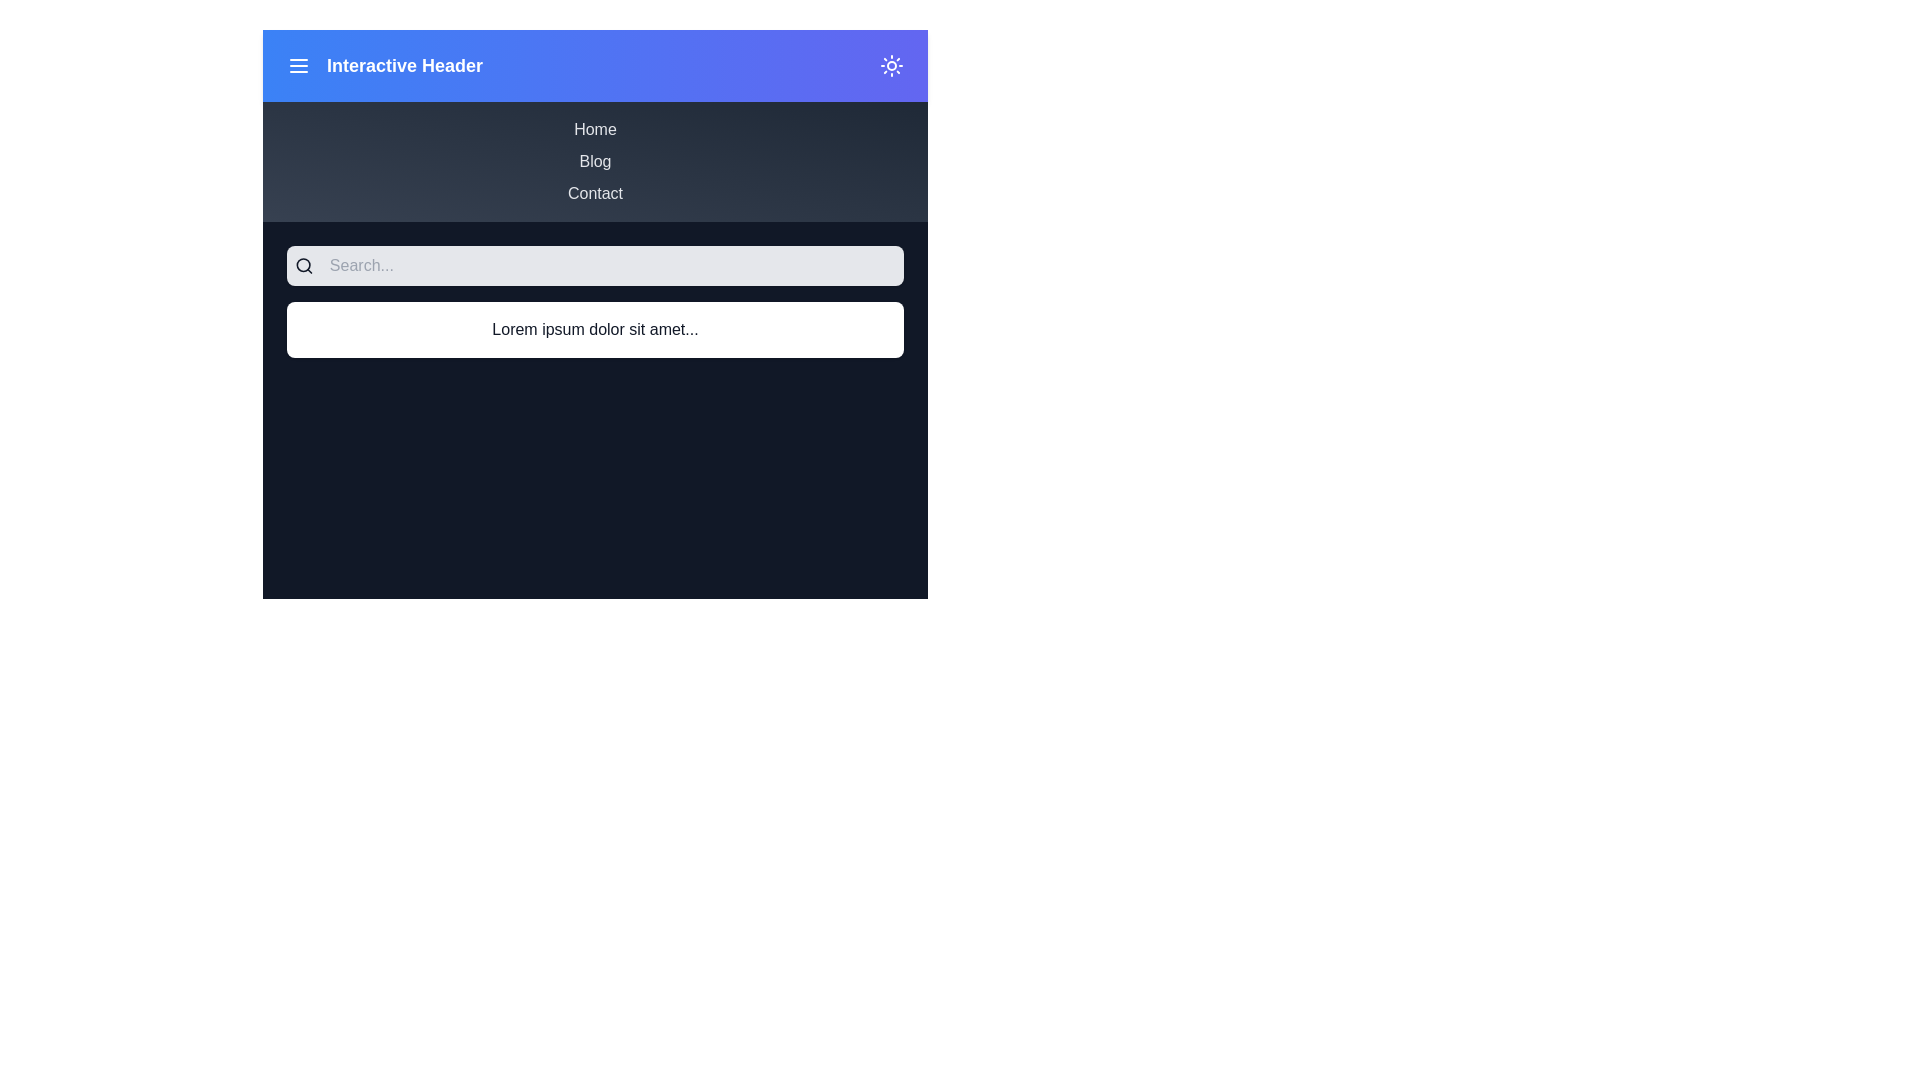 The width and height of the screenshot is (1920, 1080). What do you see at coordinates (891, 64) in the screenshot?
I see `button to toggle between dark and light modes` at bounding box center [891, 64].